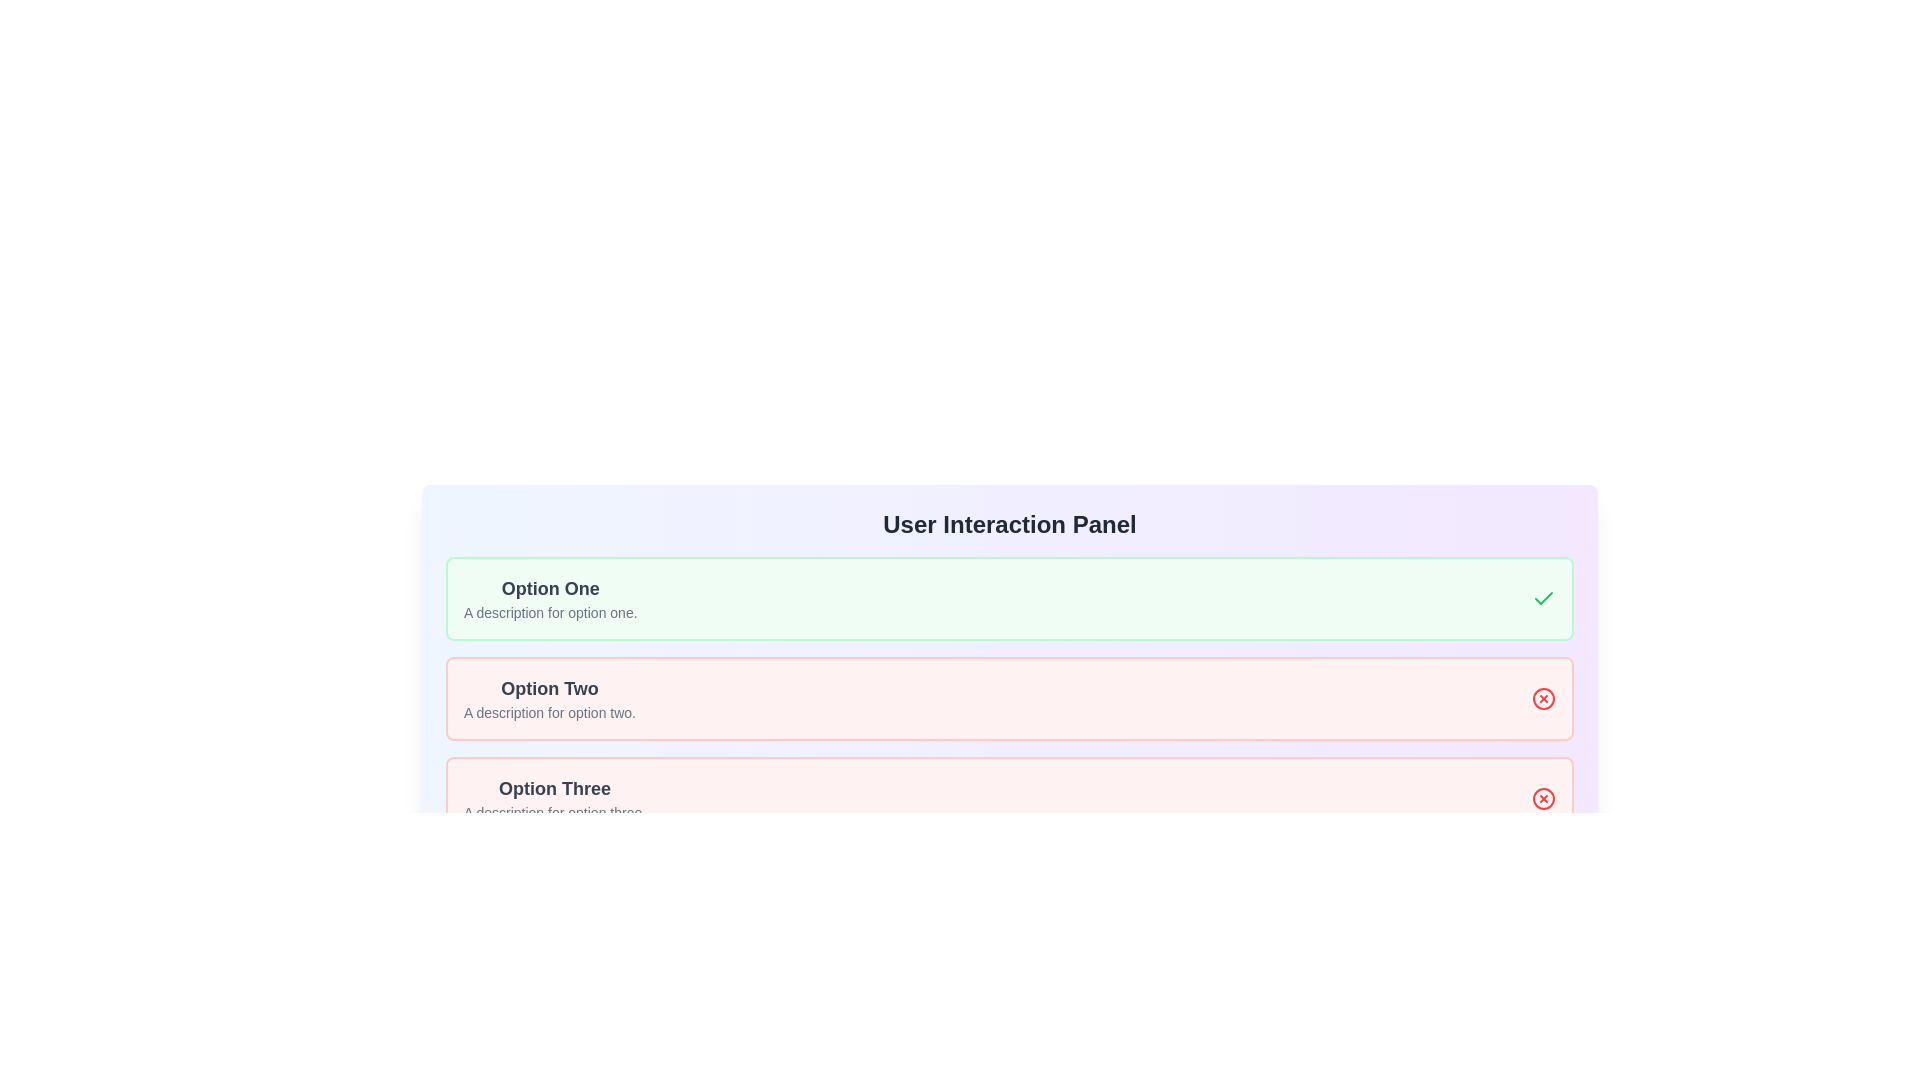 The width and height of the screenshot is (1920, 1080). I want to click on the checkmark icon located in the top right corner of the 'Option One' card, so click(1543, 597).